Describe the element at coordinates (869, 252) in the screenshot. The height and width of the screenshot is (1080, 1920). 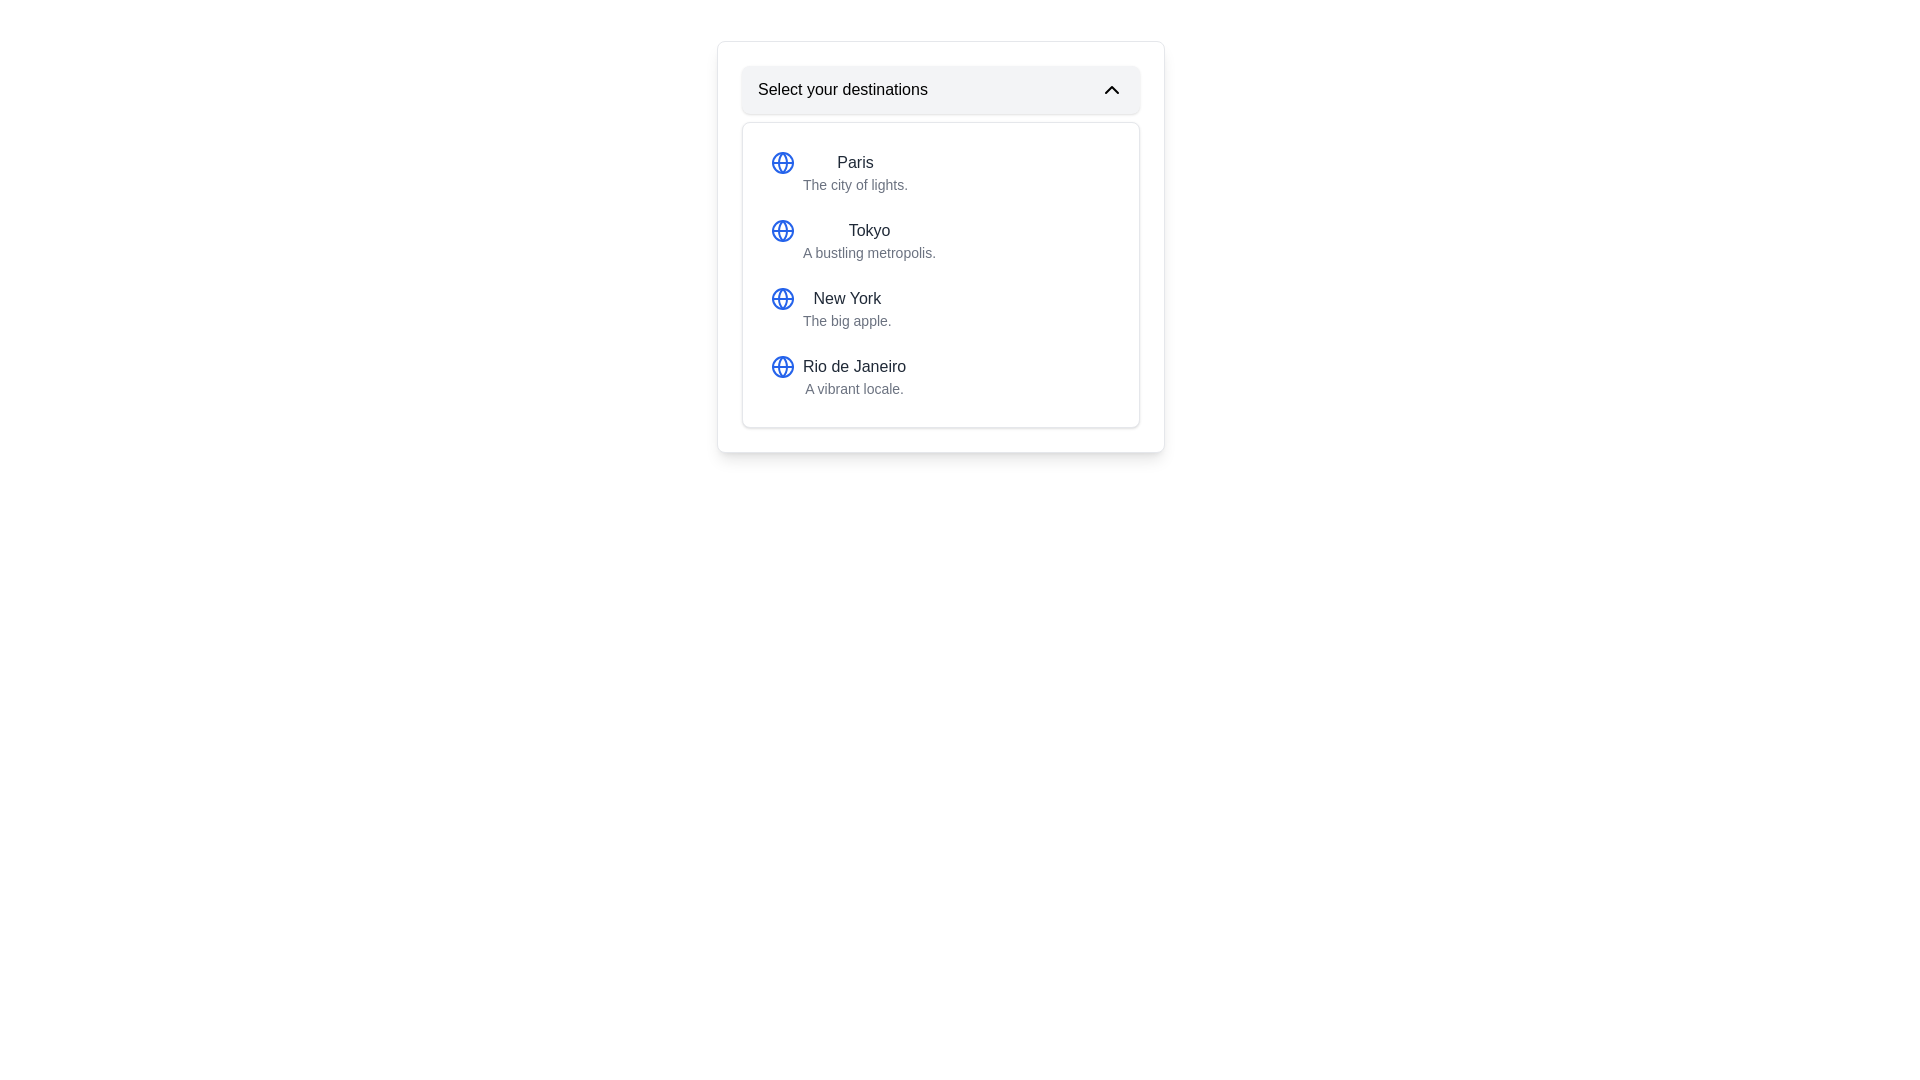
I see `the line of text displaying 'A bustling metropolis.' located beneath the bold text 'Tokyo' in the list panel of city destinations` at that location.